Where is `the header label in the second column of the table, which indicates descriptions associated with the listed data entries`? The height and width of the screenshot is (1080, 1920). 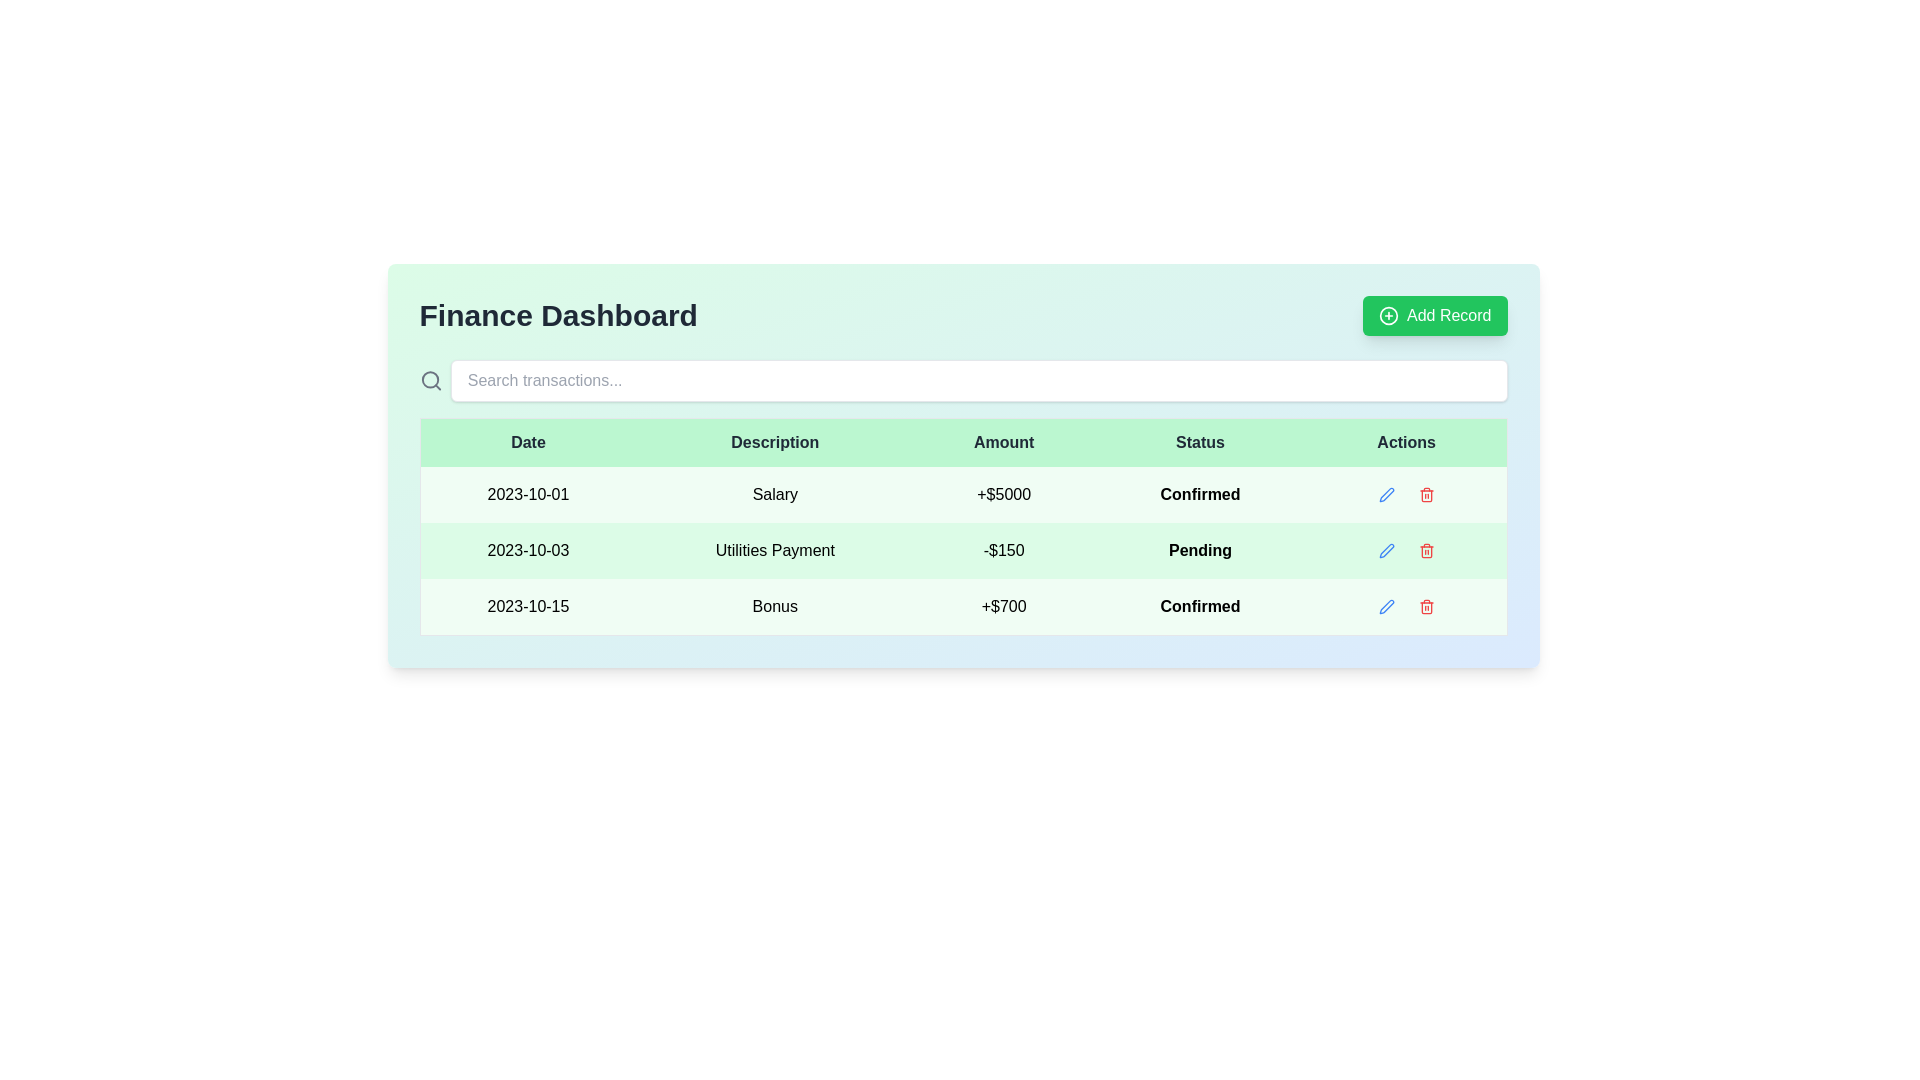
the header label in the second column of the table, which indicates descriptions associated with the listed data entries is located at coordinates (774, 441).